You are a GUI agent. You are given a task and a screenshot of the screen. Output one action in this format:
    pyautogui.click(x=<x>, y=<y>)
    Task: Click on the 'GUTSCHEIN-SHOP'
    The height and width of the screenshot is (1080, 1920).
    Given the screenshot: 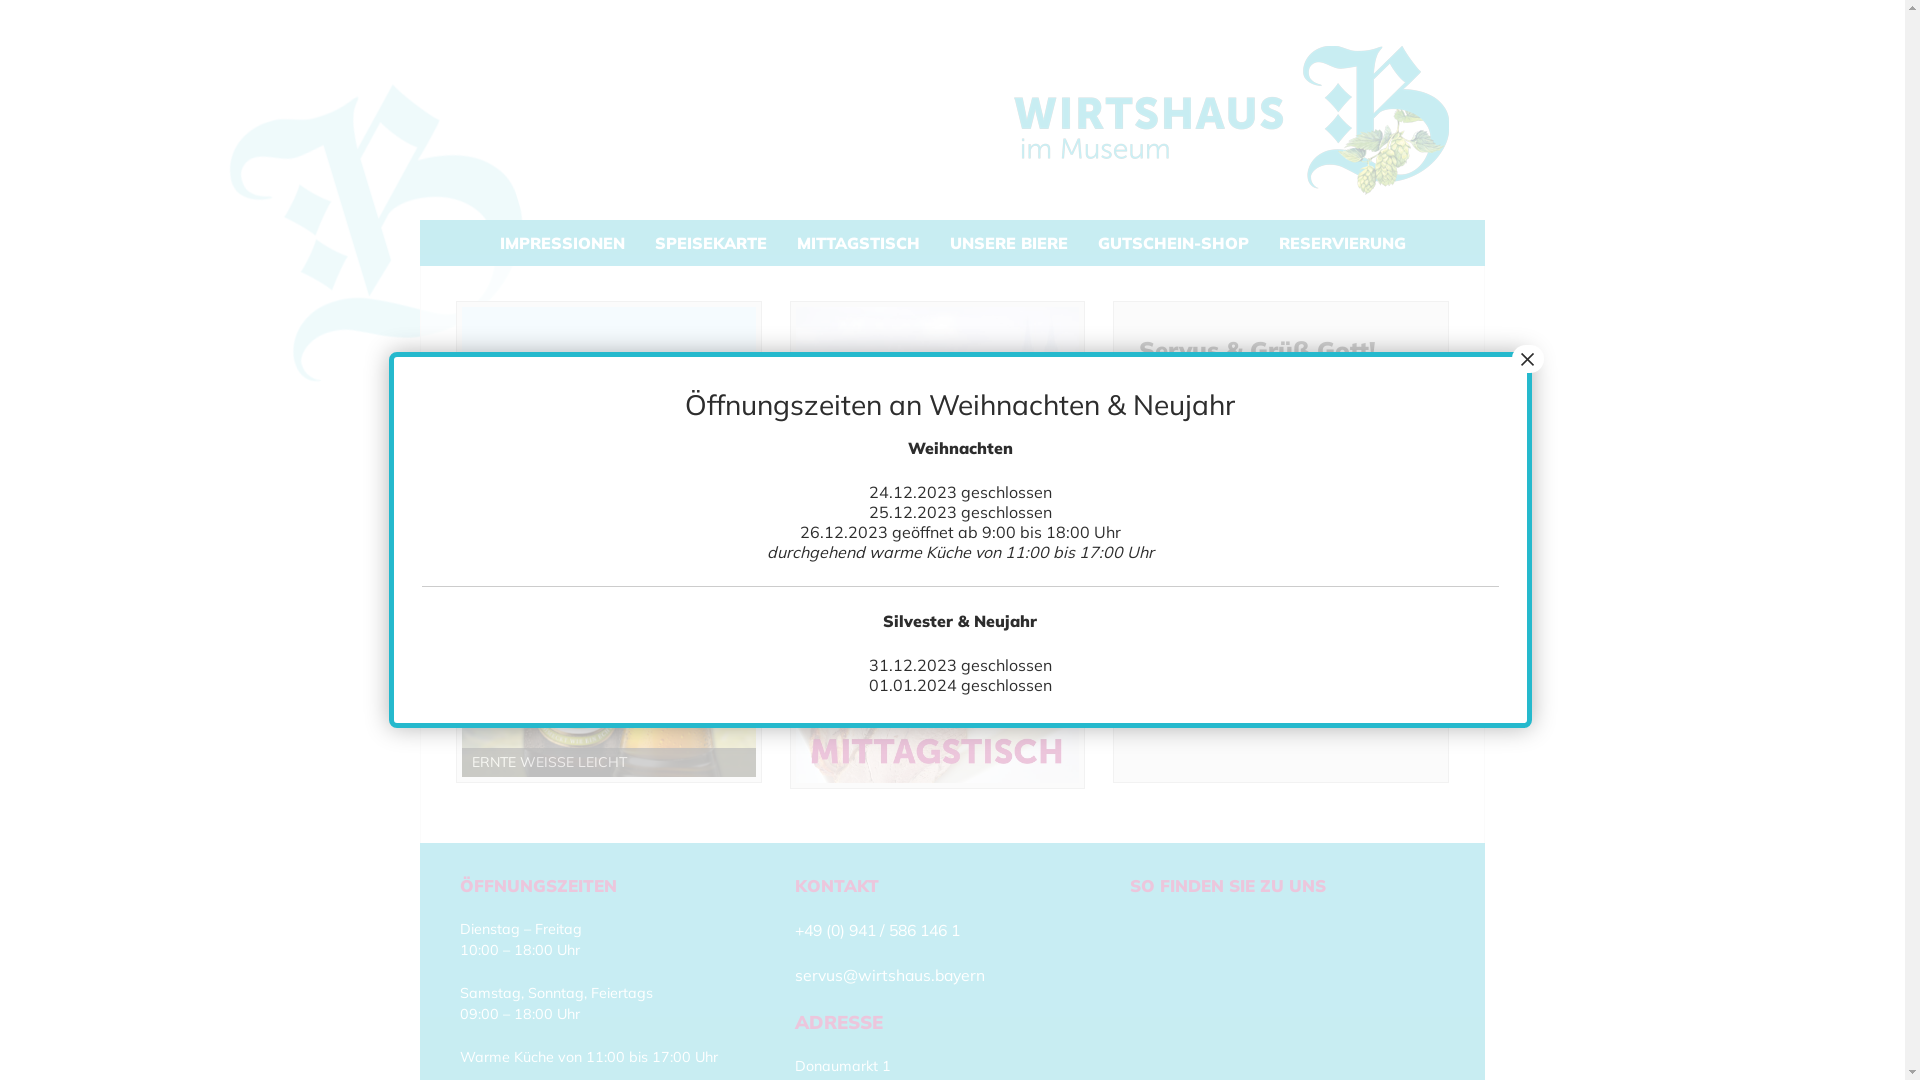 What is the action you would take?
    pyautogui.click(x=1080, y=242)
    